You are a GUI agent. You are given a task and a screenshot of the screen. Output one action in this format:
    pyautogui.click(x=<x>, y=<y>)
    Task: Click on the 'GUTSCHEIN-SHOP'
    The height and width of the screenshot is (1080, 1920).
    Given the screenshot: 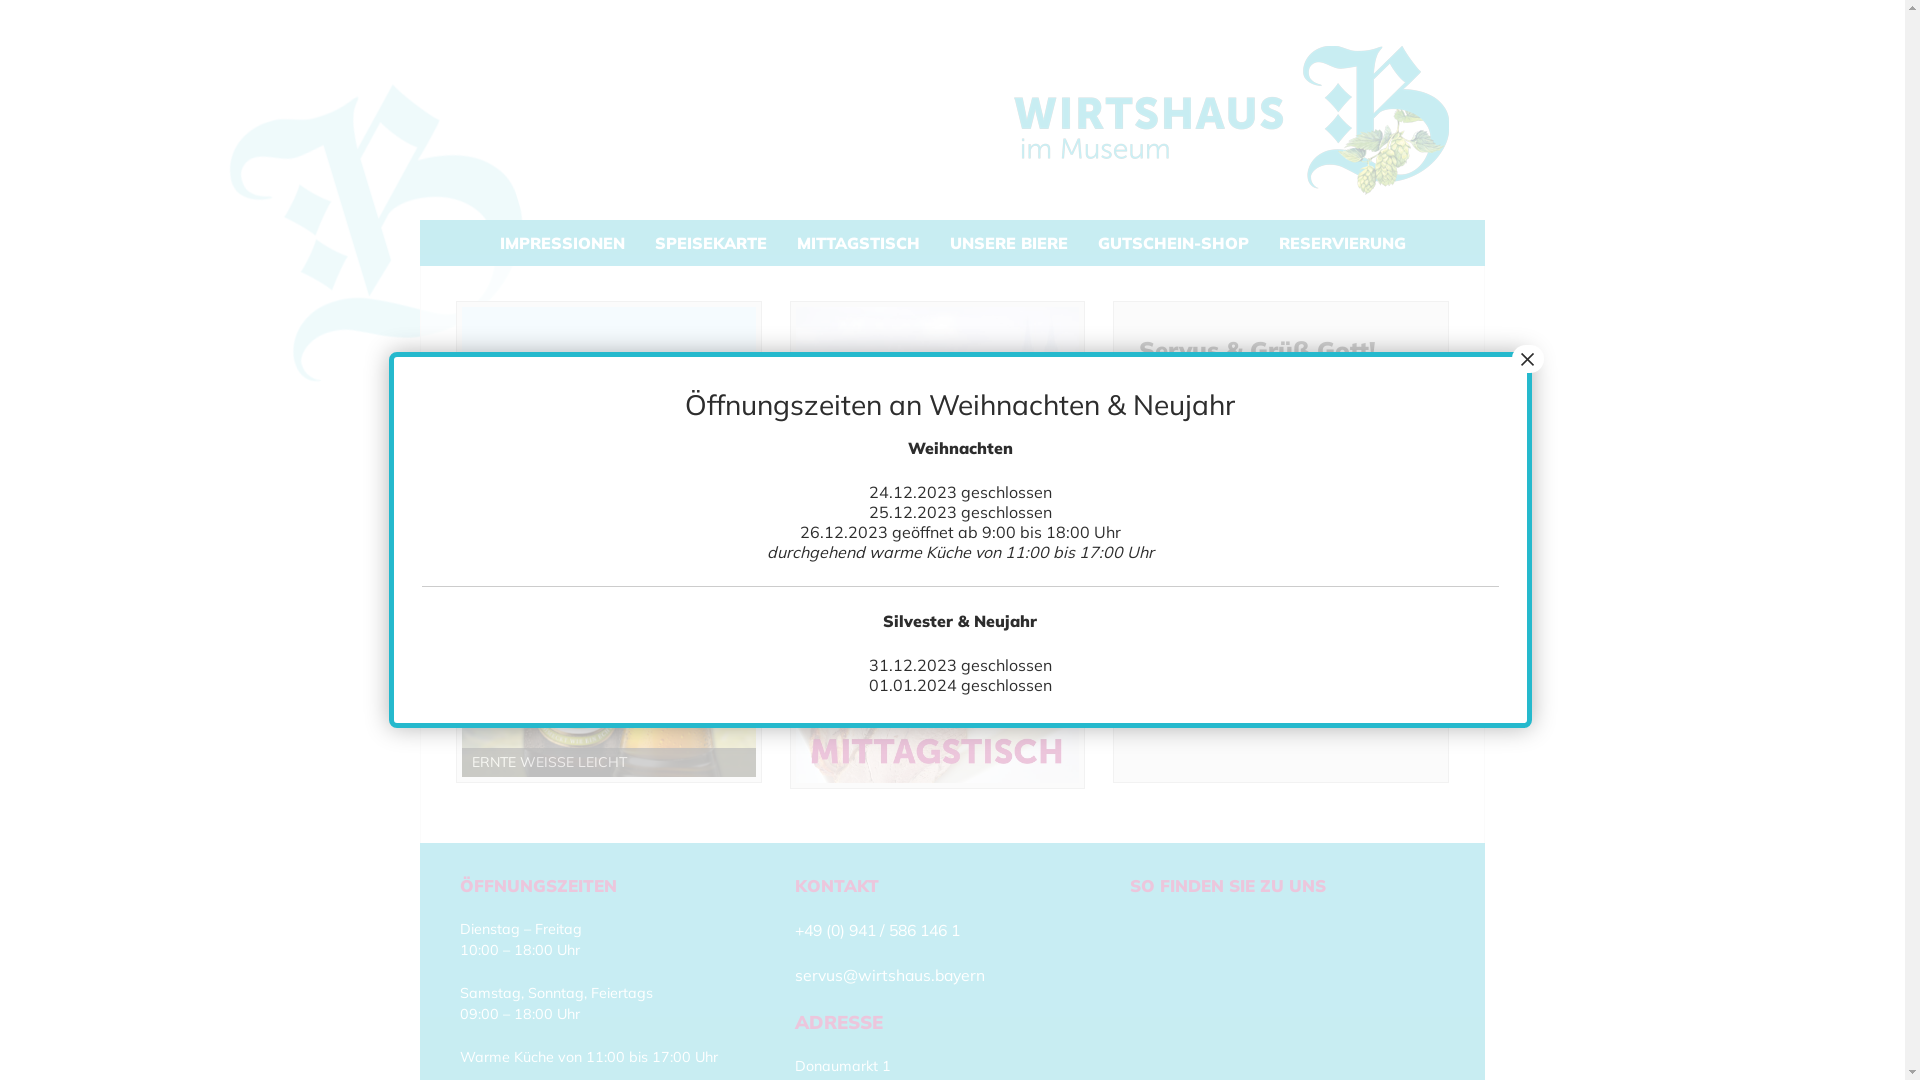 What is the action you would take?
    pyautogui.click(x=1080, y=242)
    